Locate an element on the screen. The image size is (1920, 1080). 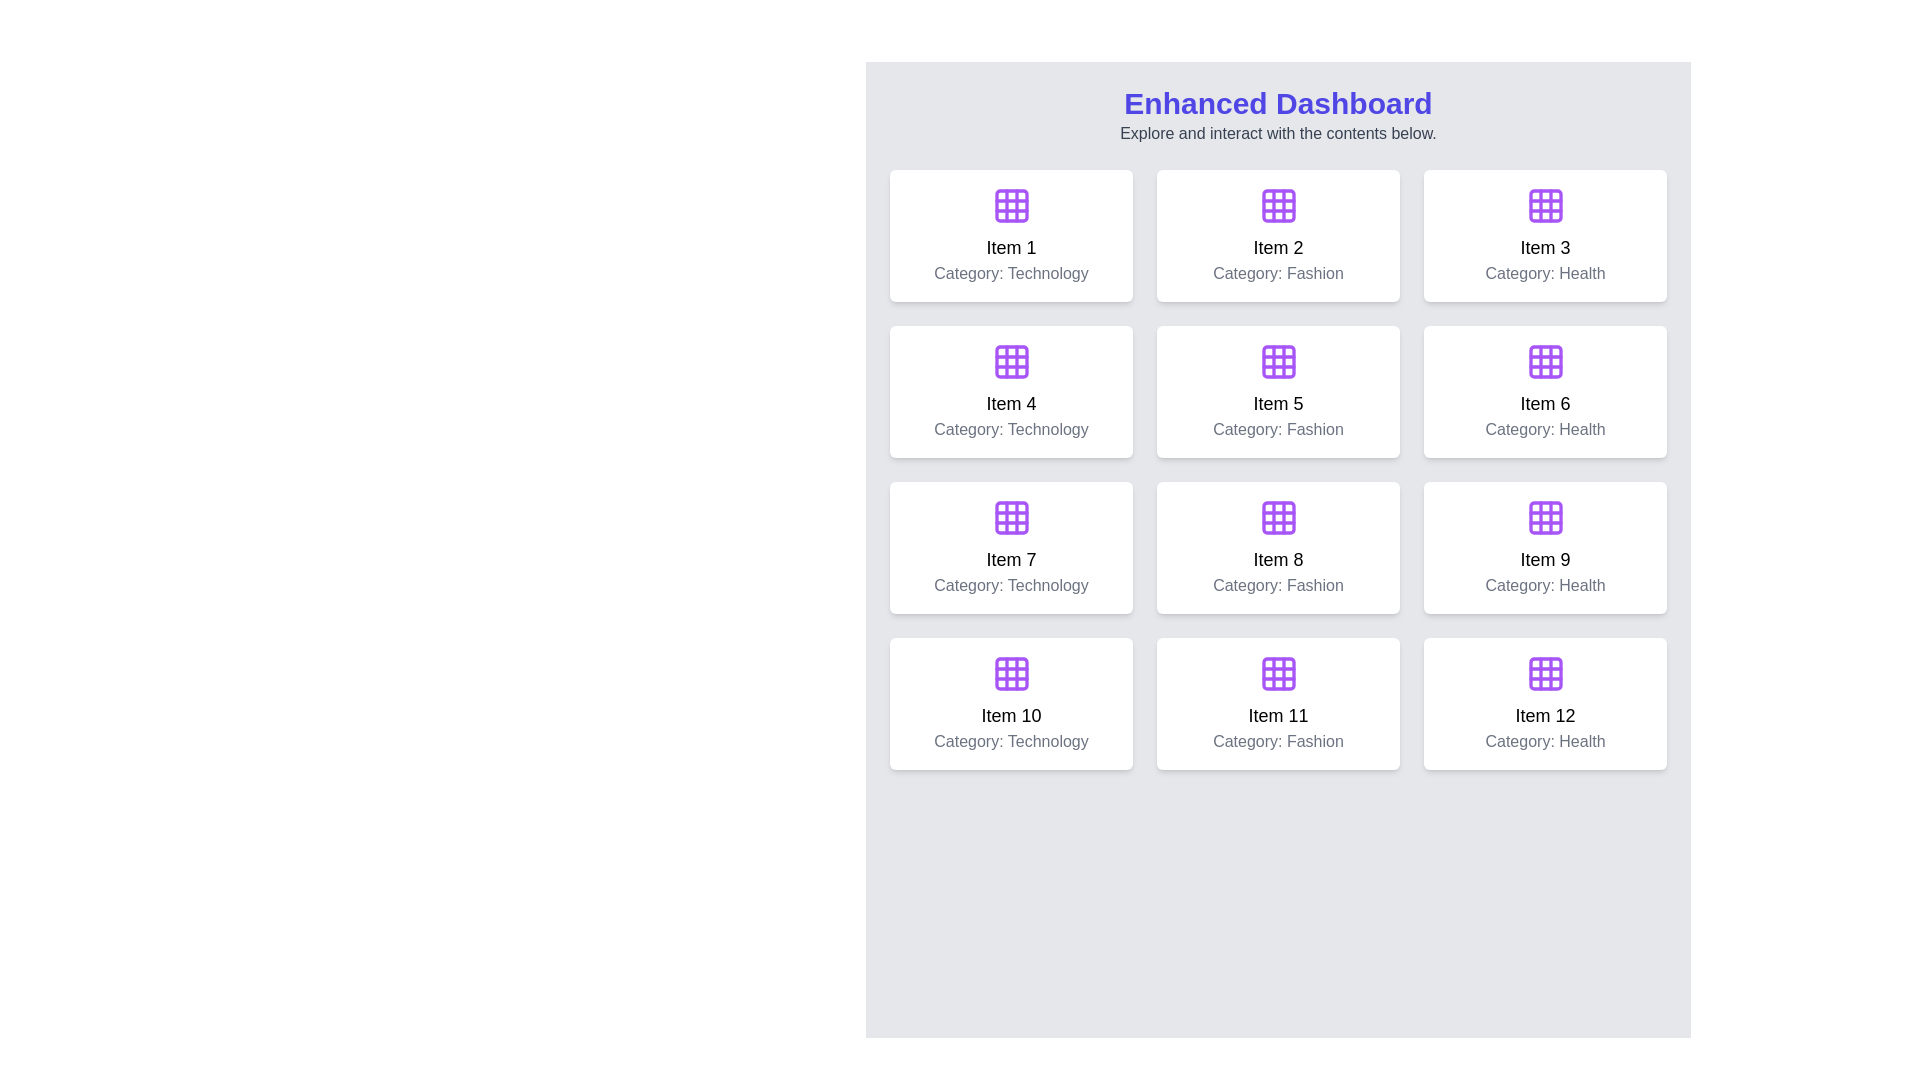
the clickable card element representing 'Item 6' in the 'Health' category, located in the second row and third column of the grid layout is located at coordinates (1544, 392).